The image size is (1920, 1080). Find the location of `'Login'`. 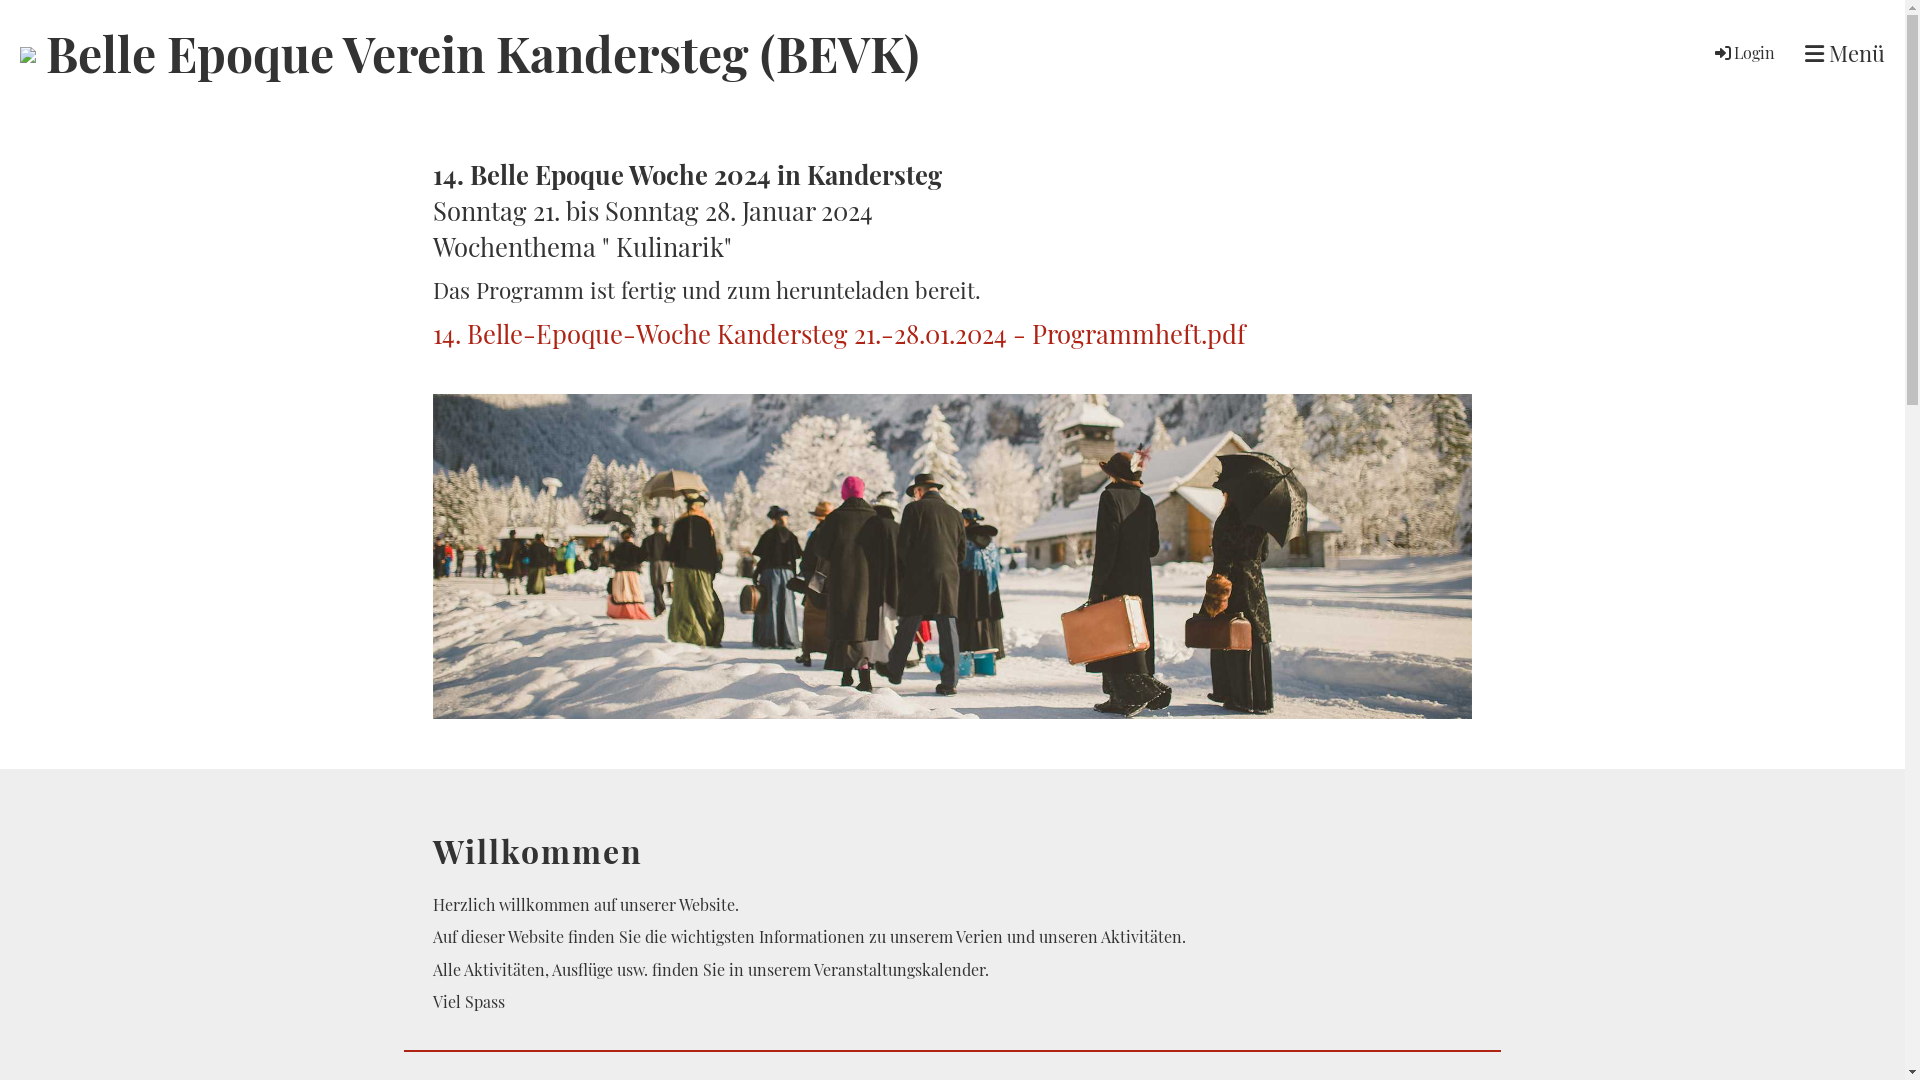

'Login' is located at coordinates (1711, 51).